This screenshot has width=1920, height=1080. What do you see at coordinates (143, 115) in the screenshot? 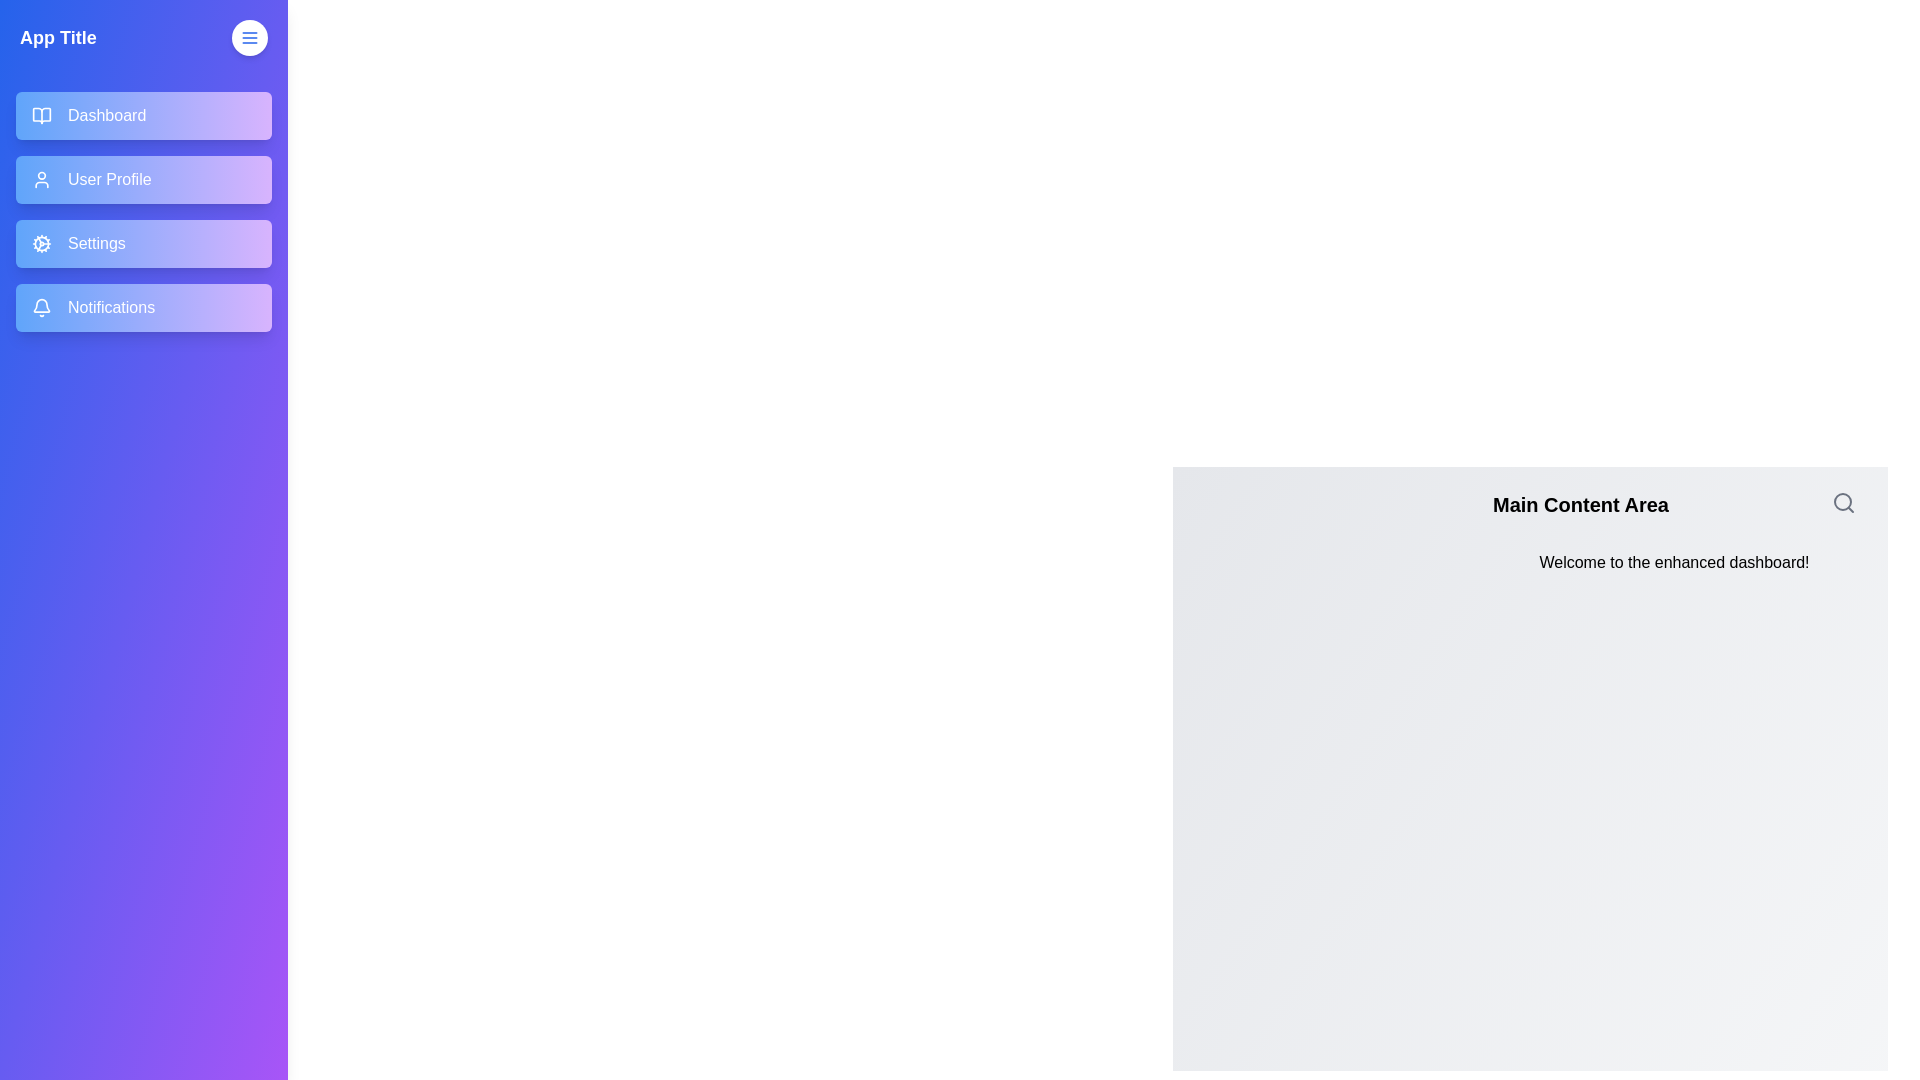
I see `the menu item Dashboard in the drawer` at bounding box center [143, 115].